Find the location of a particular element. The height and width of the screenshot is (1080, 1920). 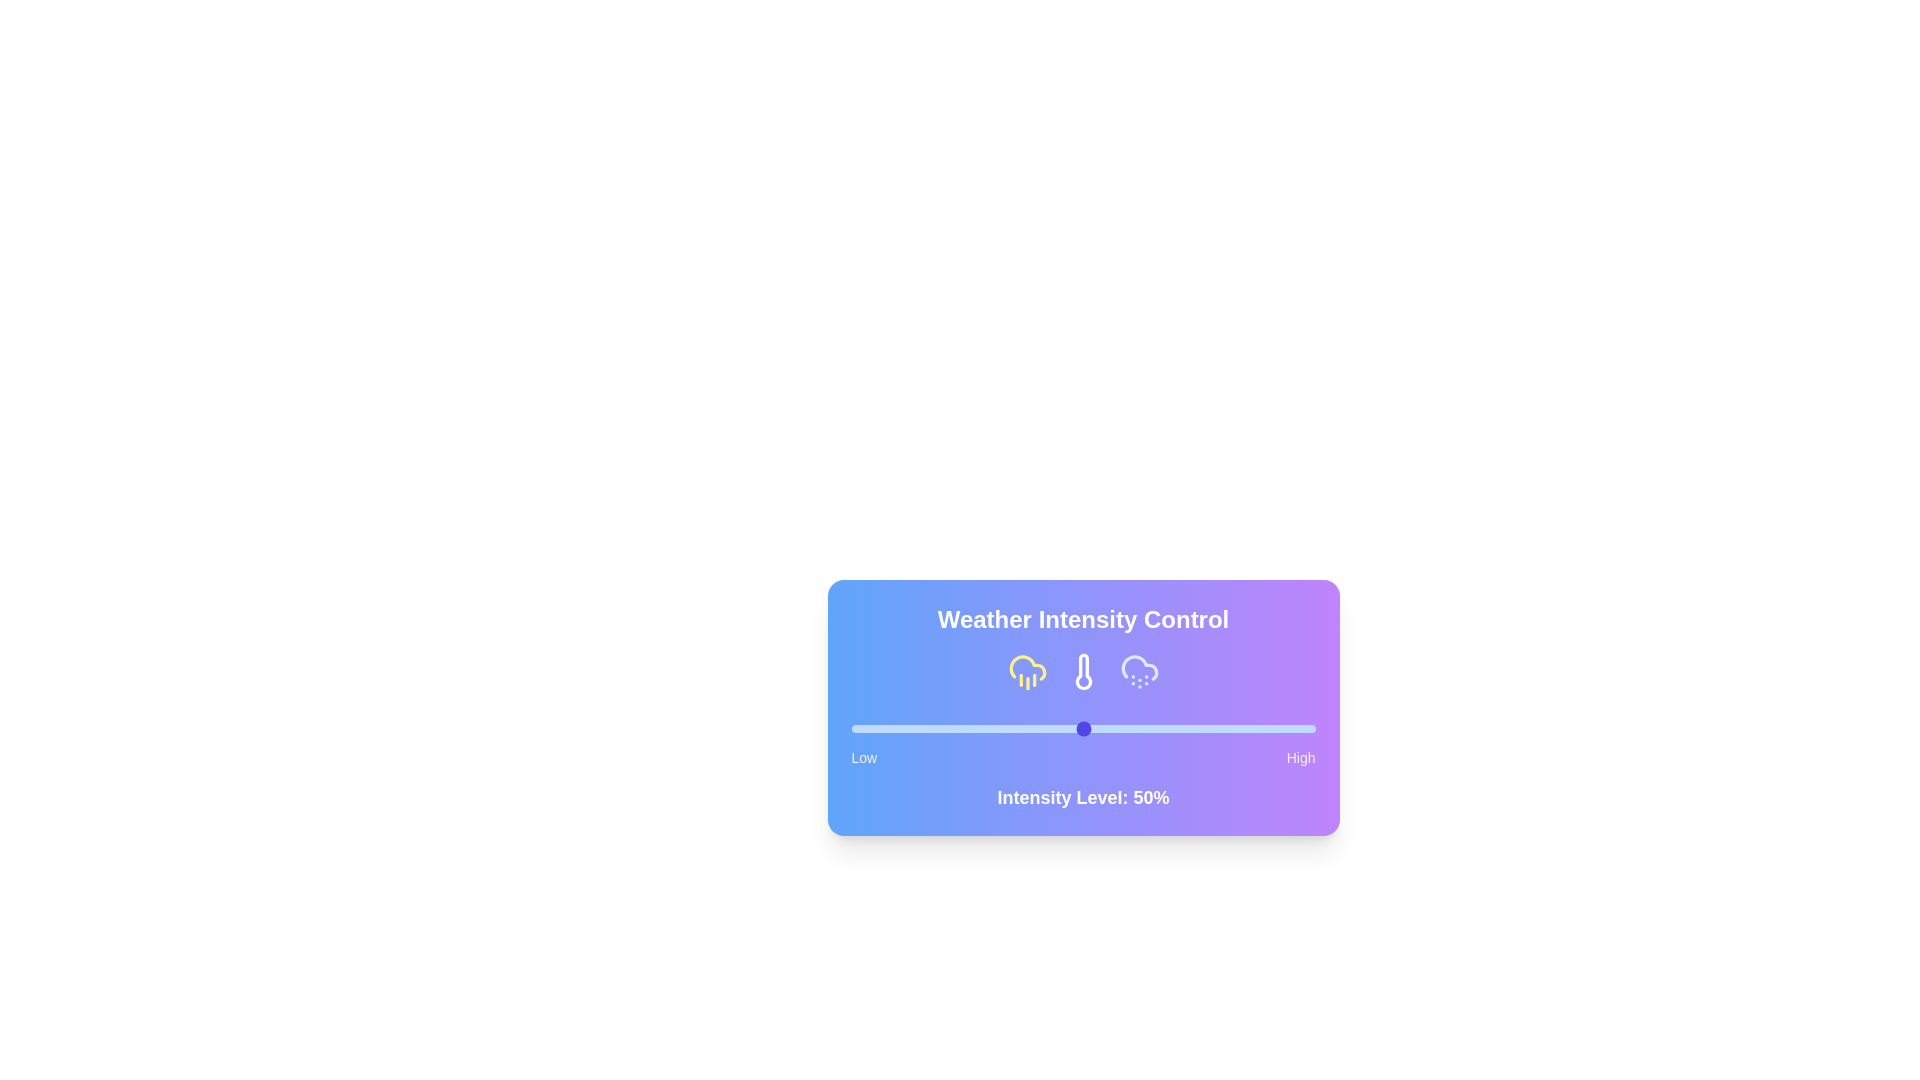

the weather condition icon for temperature is located at coordinates (1082, 671).